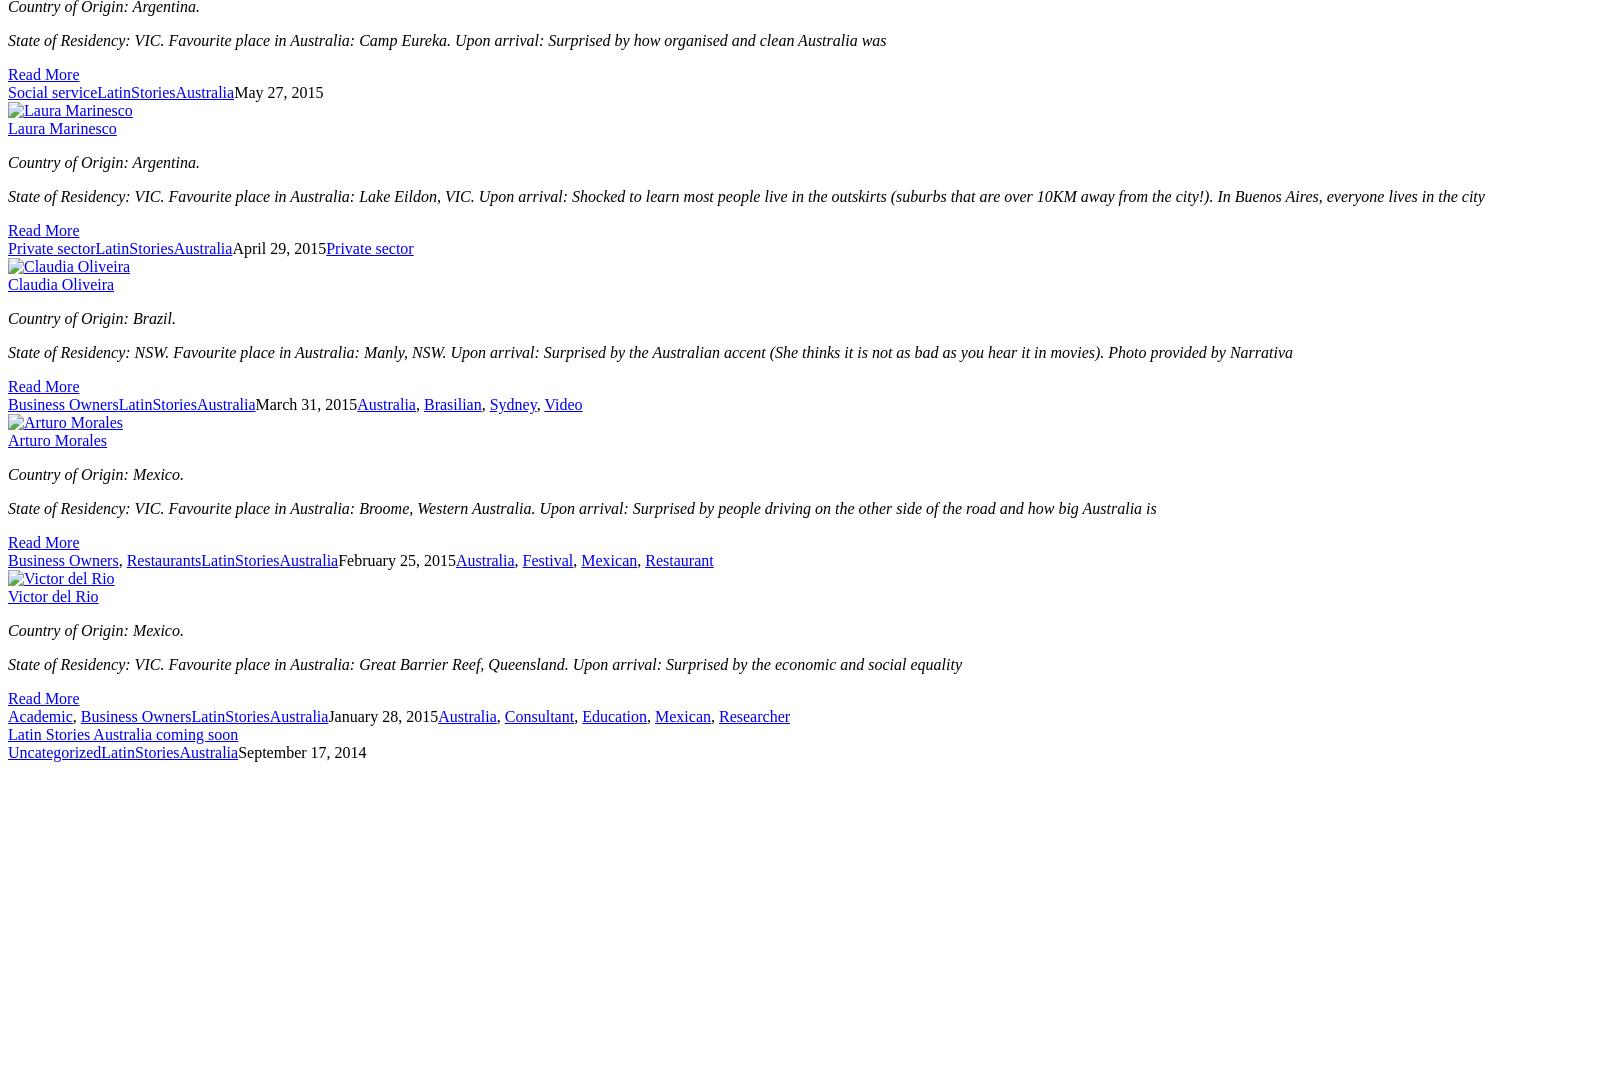  Describe the element at coordinates (162, 560) in the screenshot. I see `'Restaurants'` at that location.